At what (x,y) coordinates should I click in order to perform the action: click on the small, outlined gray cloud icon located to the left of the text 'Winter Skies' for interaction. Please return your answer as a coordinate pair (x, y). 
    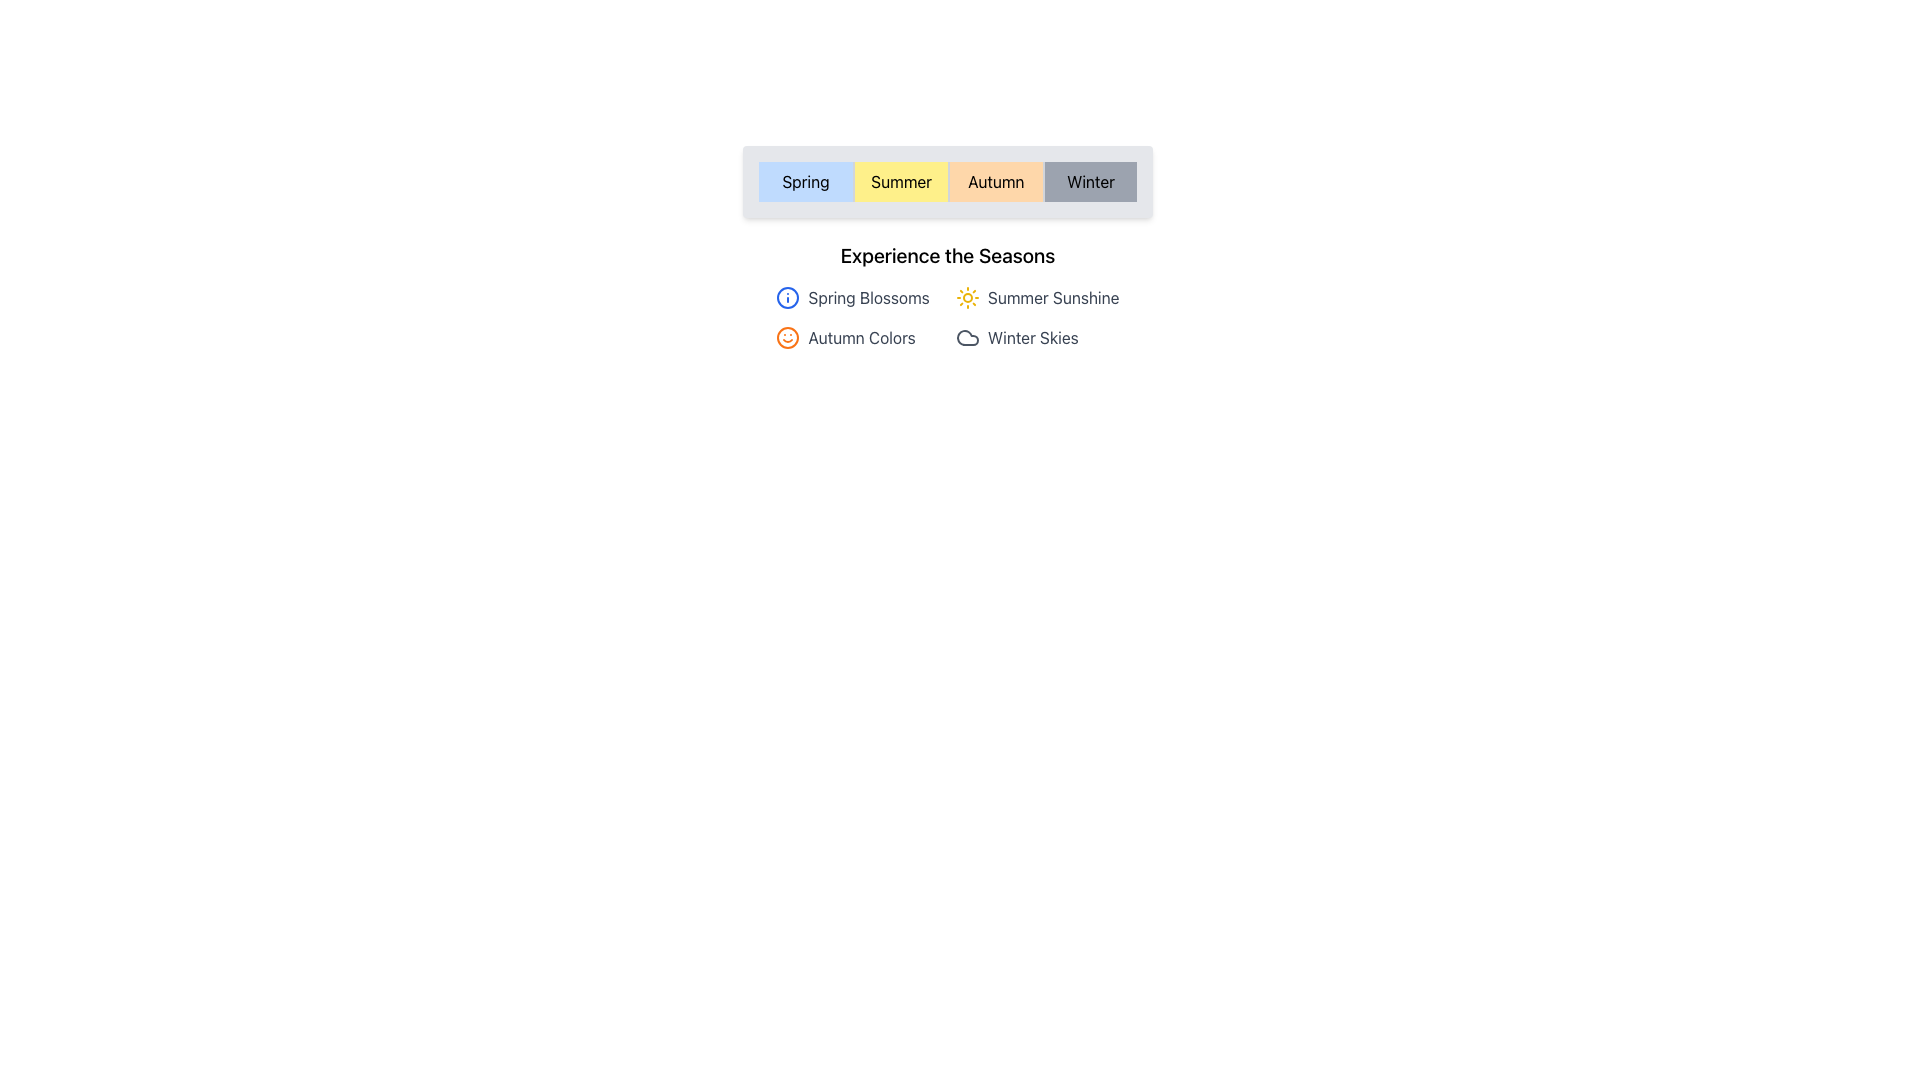
    Looking at the image, I should click on (968, 337).